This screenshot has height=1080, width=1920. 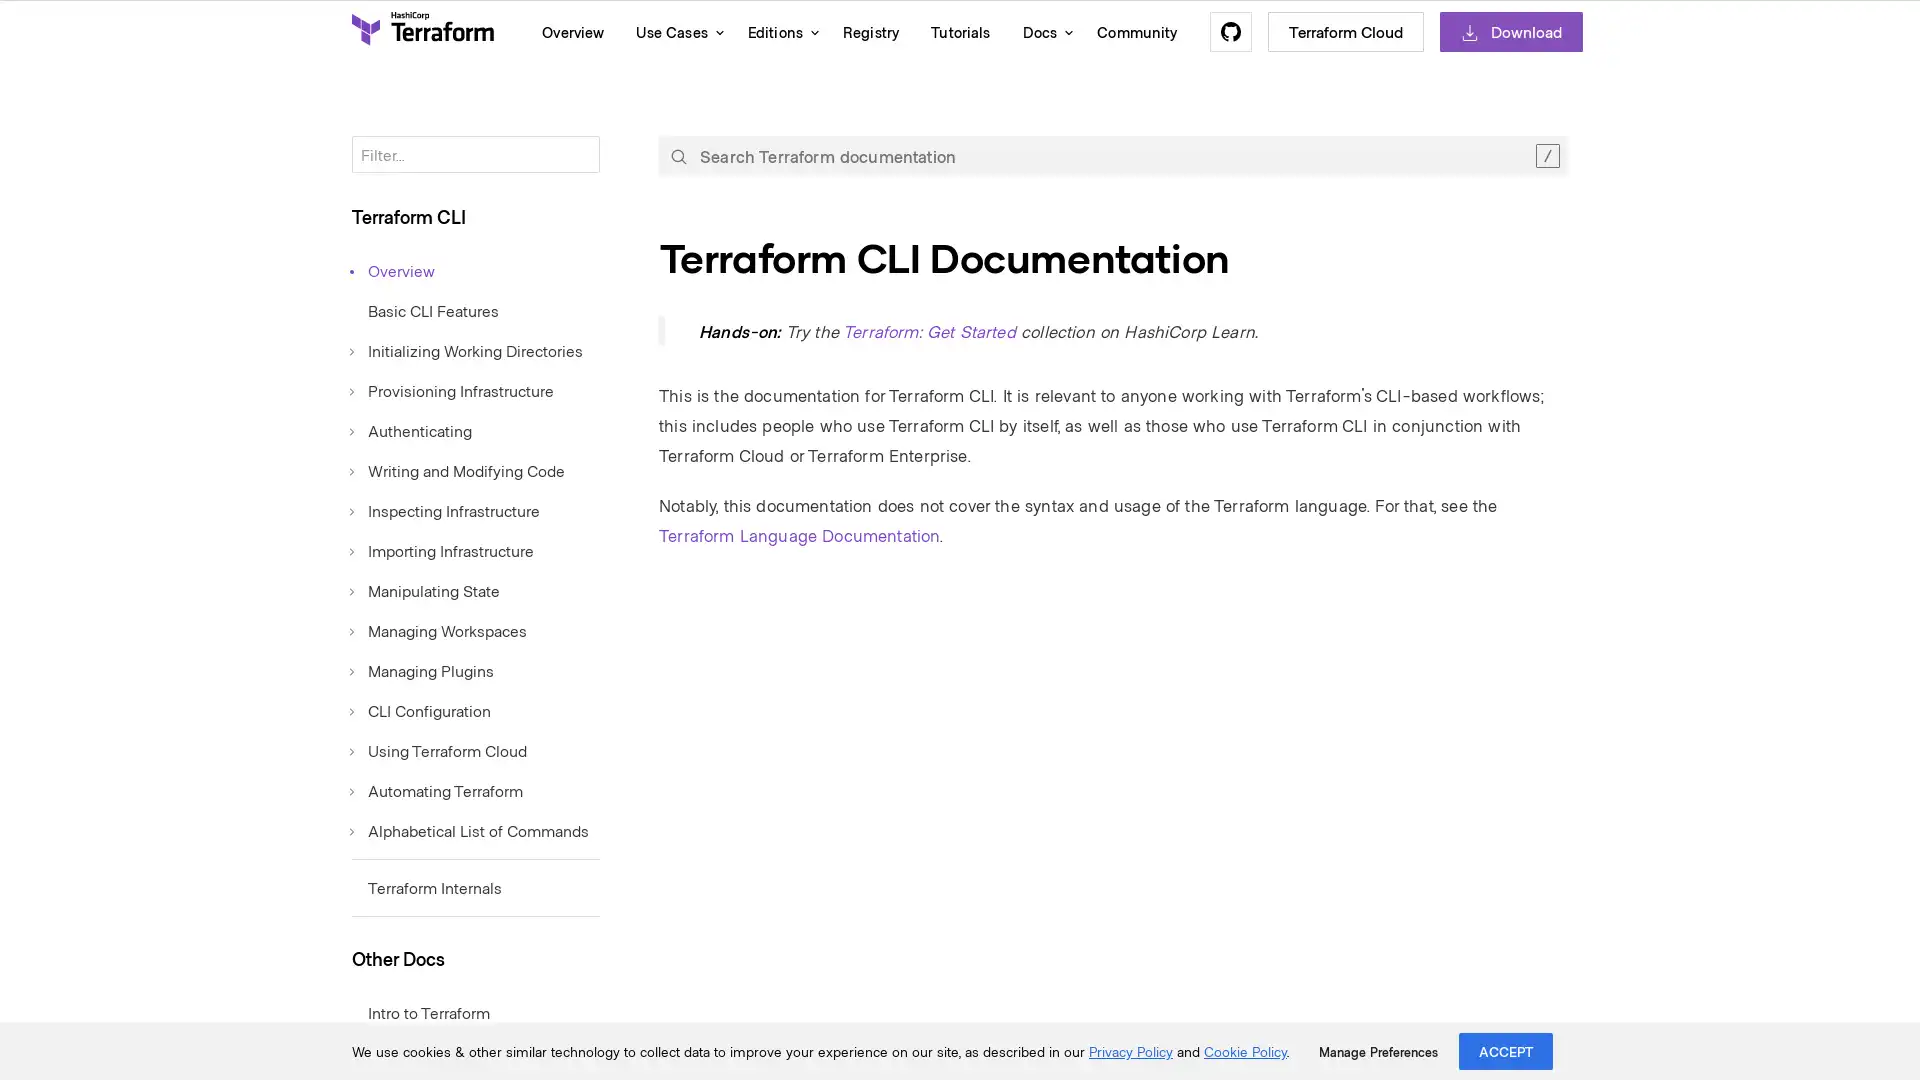 What do you see at coordinates (1546, 154) in the screenshot?
I see `Clear the search query.` at bounding box center [1546, 154].